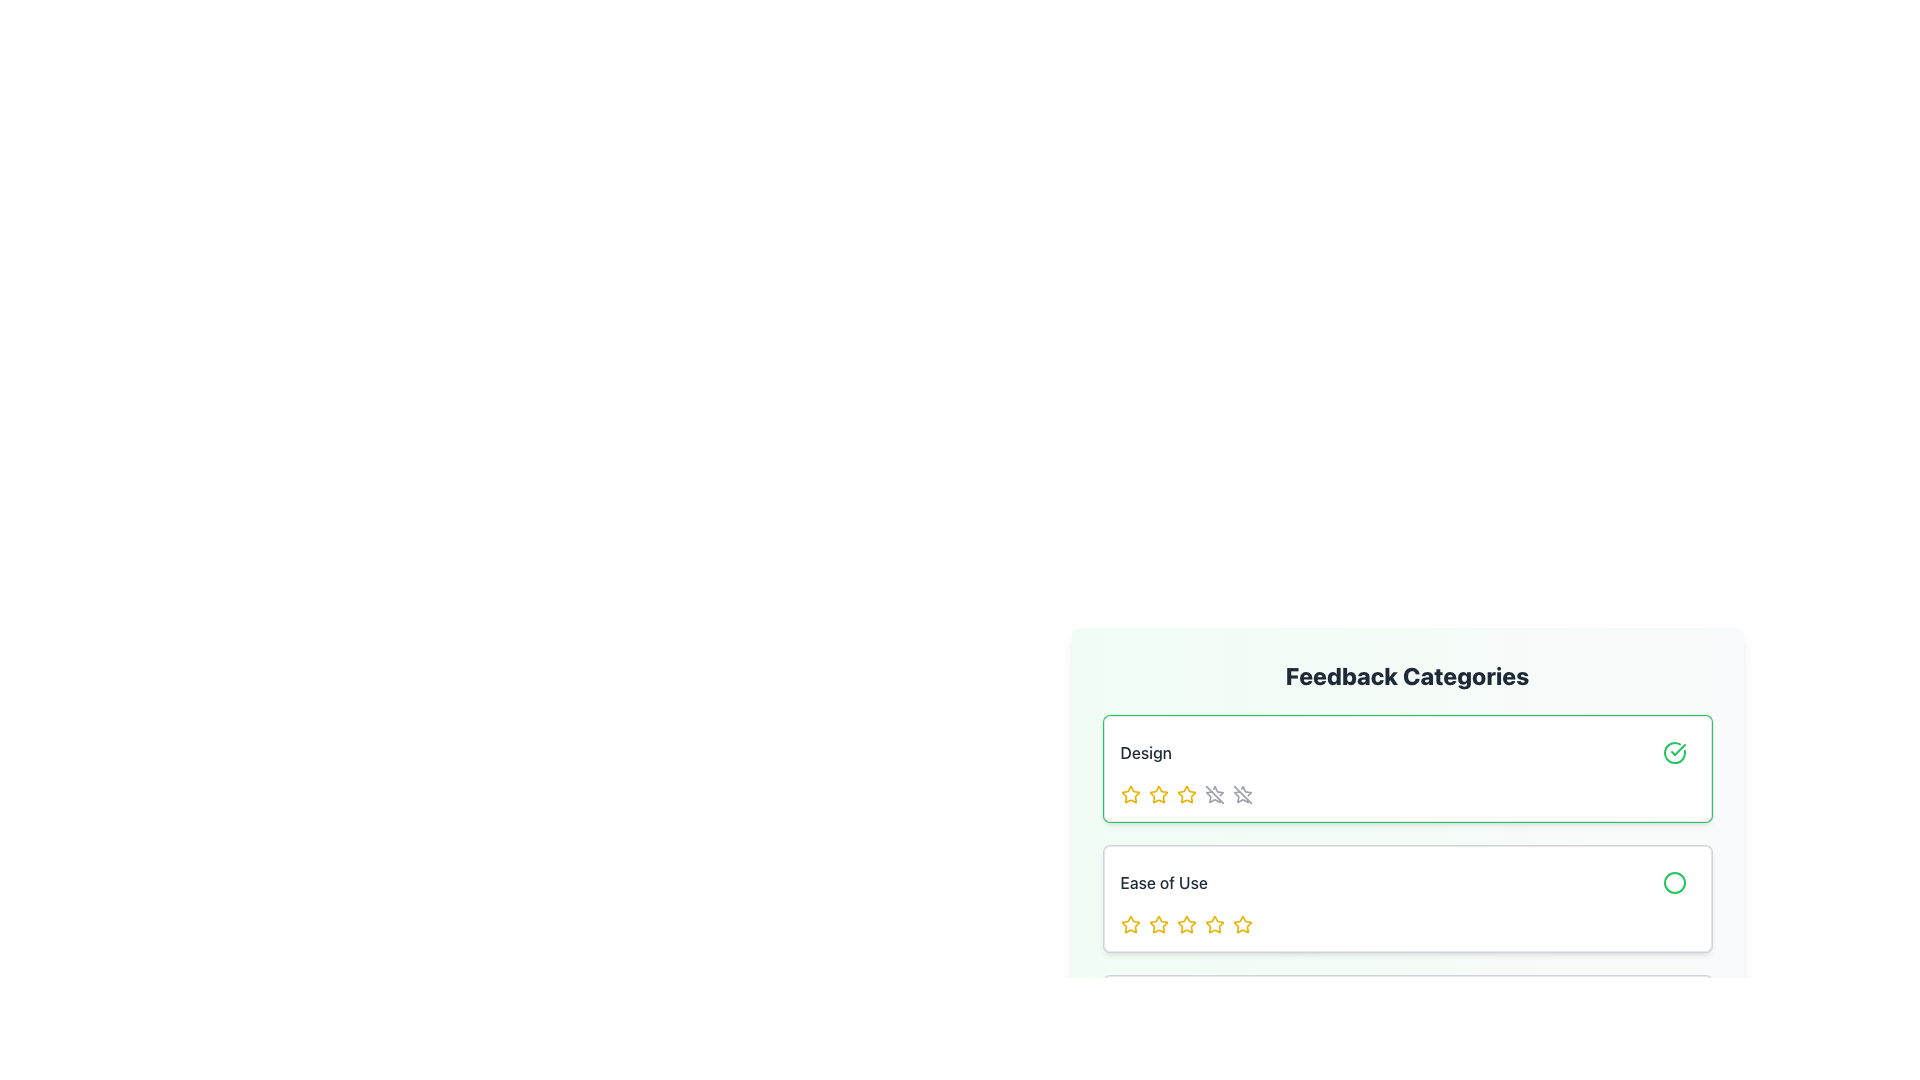 The image size is (1920, 1080). I want to click on the fifth star icon in the rating system for 'Ease of Use' feedback, so click(1241, 924).